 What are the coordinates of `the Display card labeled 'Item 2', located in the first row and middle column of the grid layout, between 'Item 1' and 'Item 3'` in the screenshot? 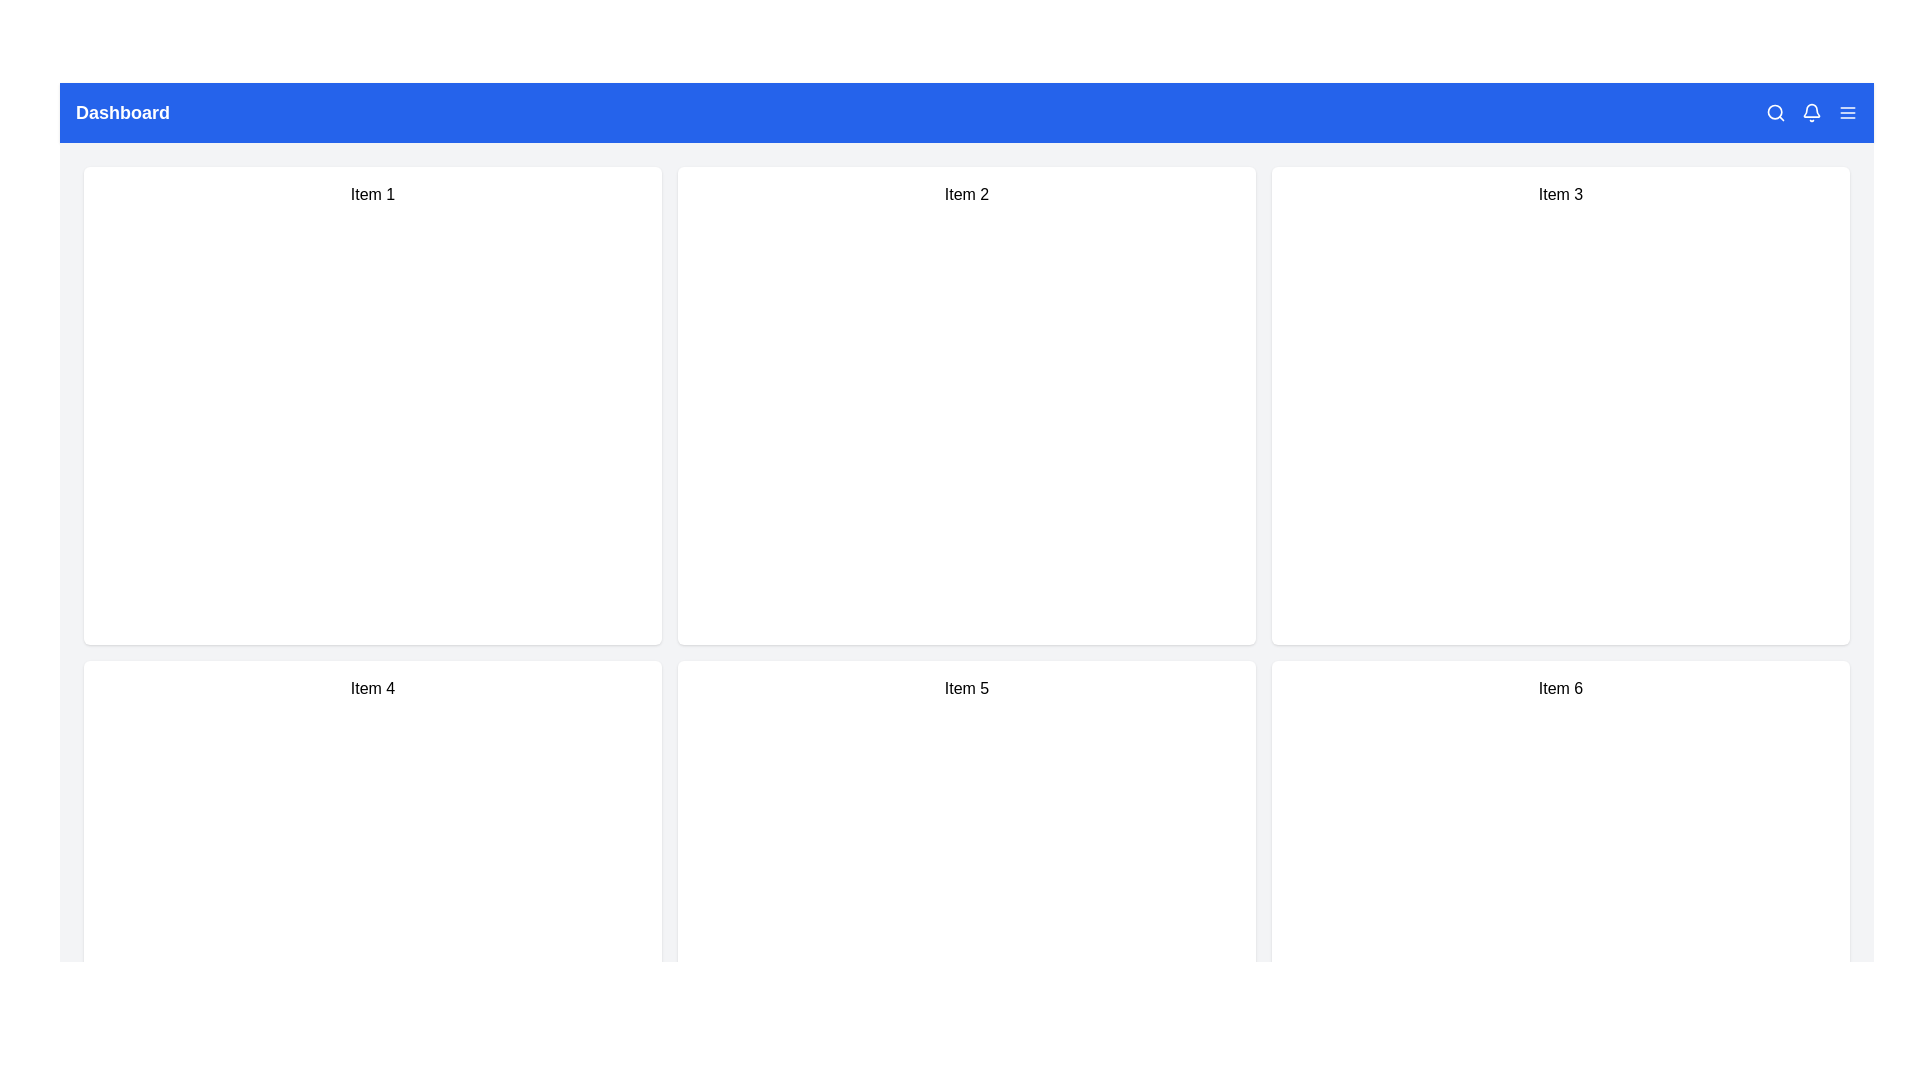 It's located at (966, 405).